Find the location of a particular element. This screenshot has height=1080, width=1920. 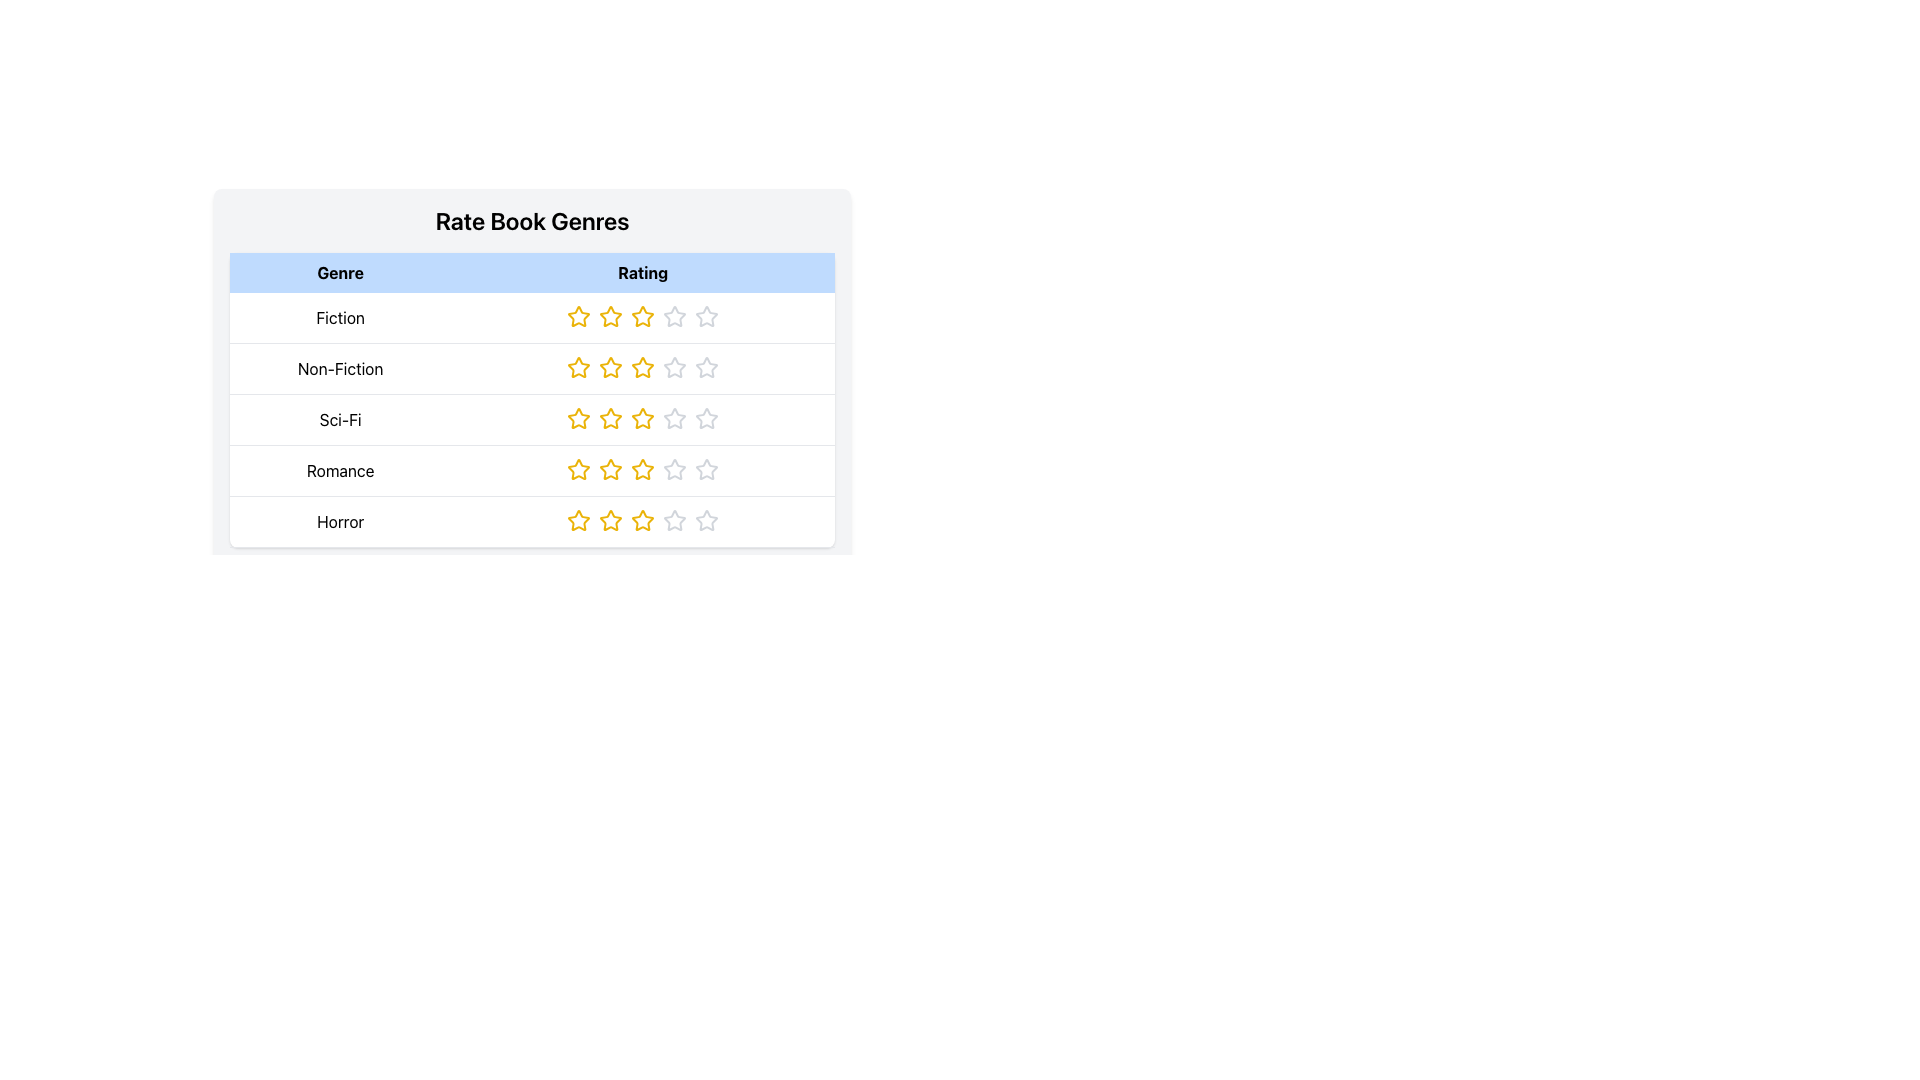

the second yellow-outlined star icon in the 'Horror' row under the 'Rating' column is located at coordinates (610, 519).